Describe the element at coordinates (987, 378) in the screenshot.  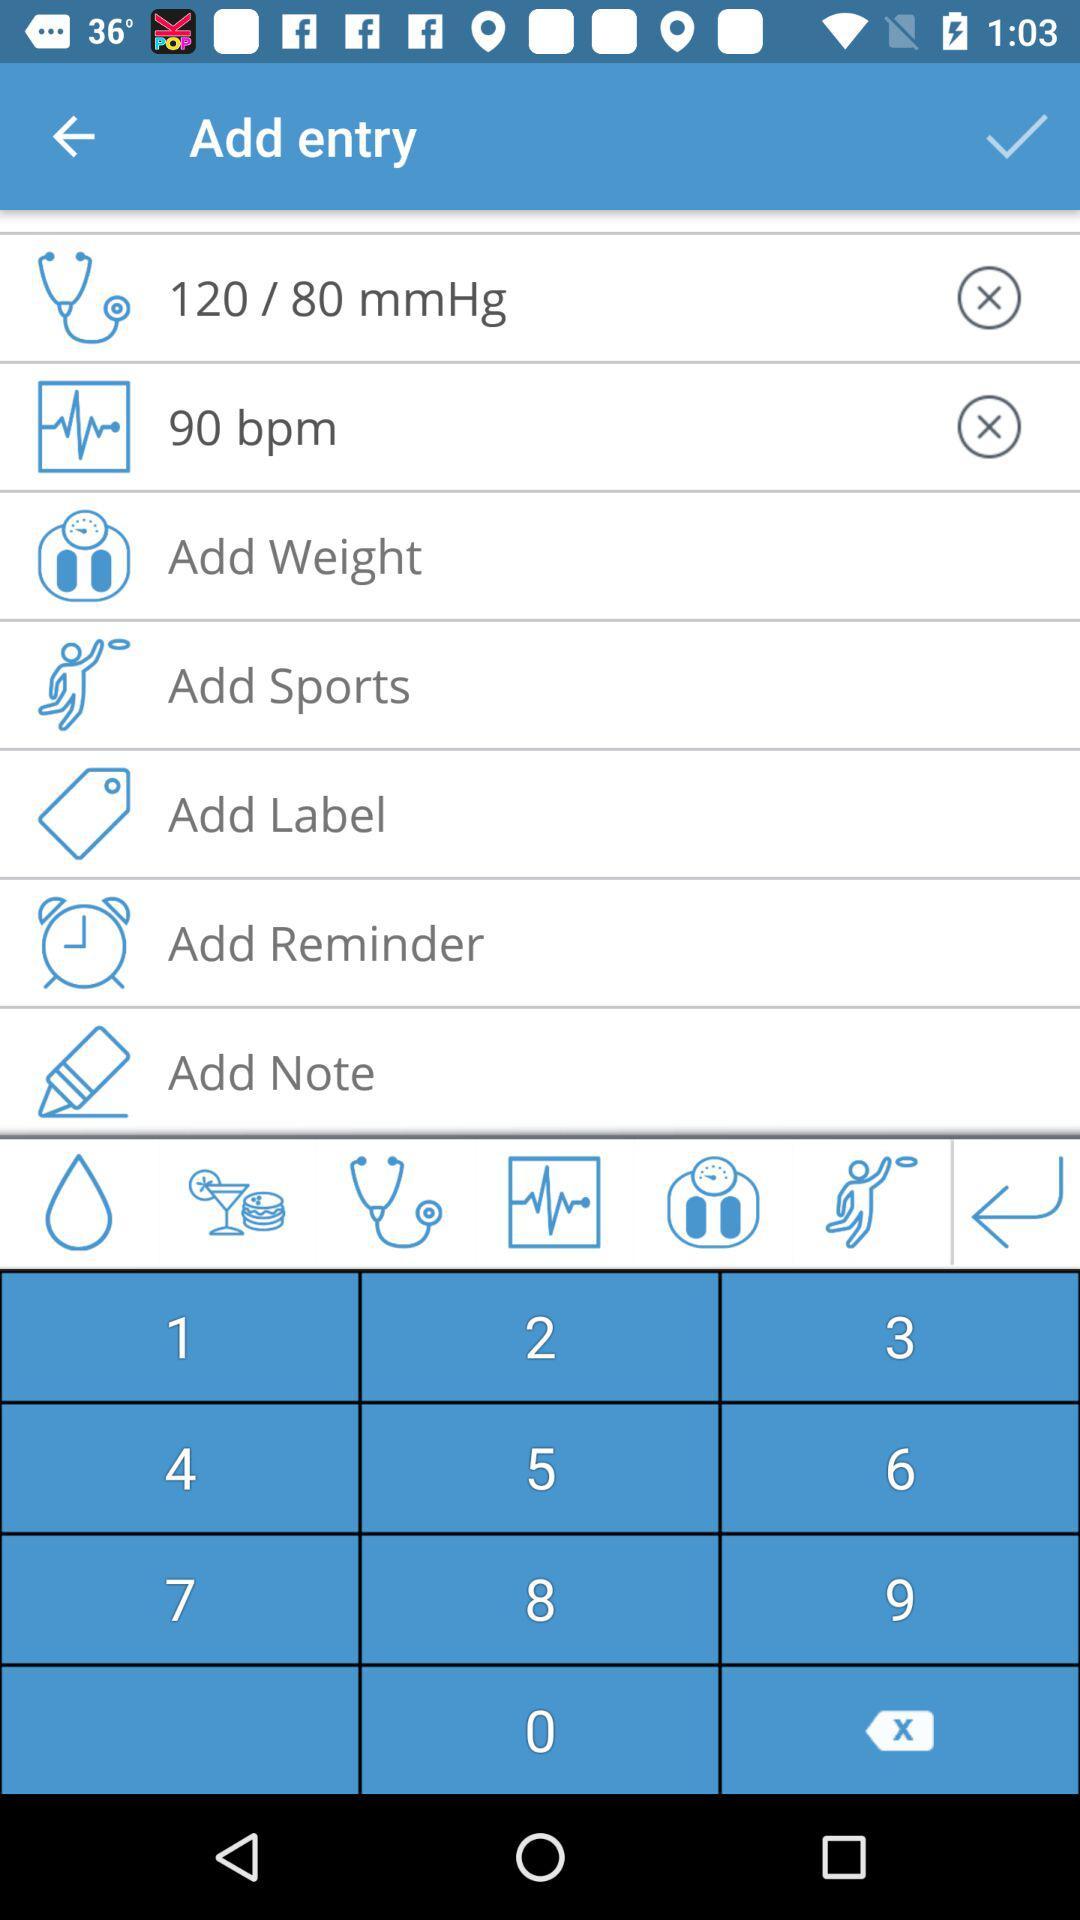
I see `the close icon` at that location.